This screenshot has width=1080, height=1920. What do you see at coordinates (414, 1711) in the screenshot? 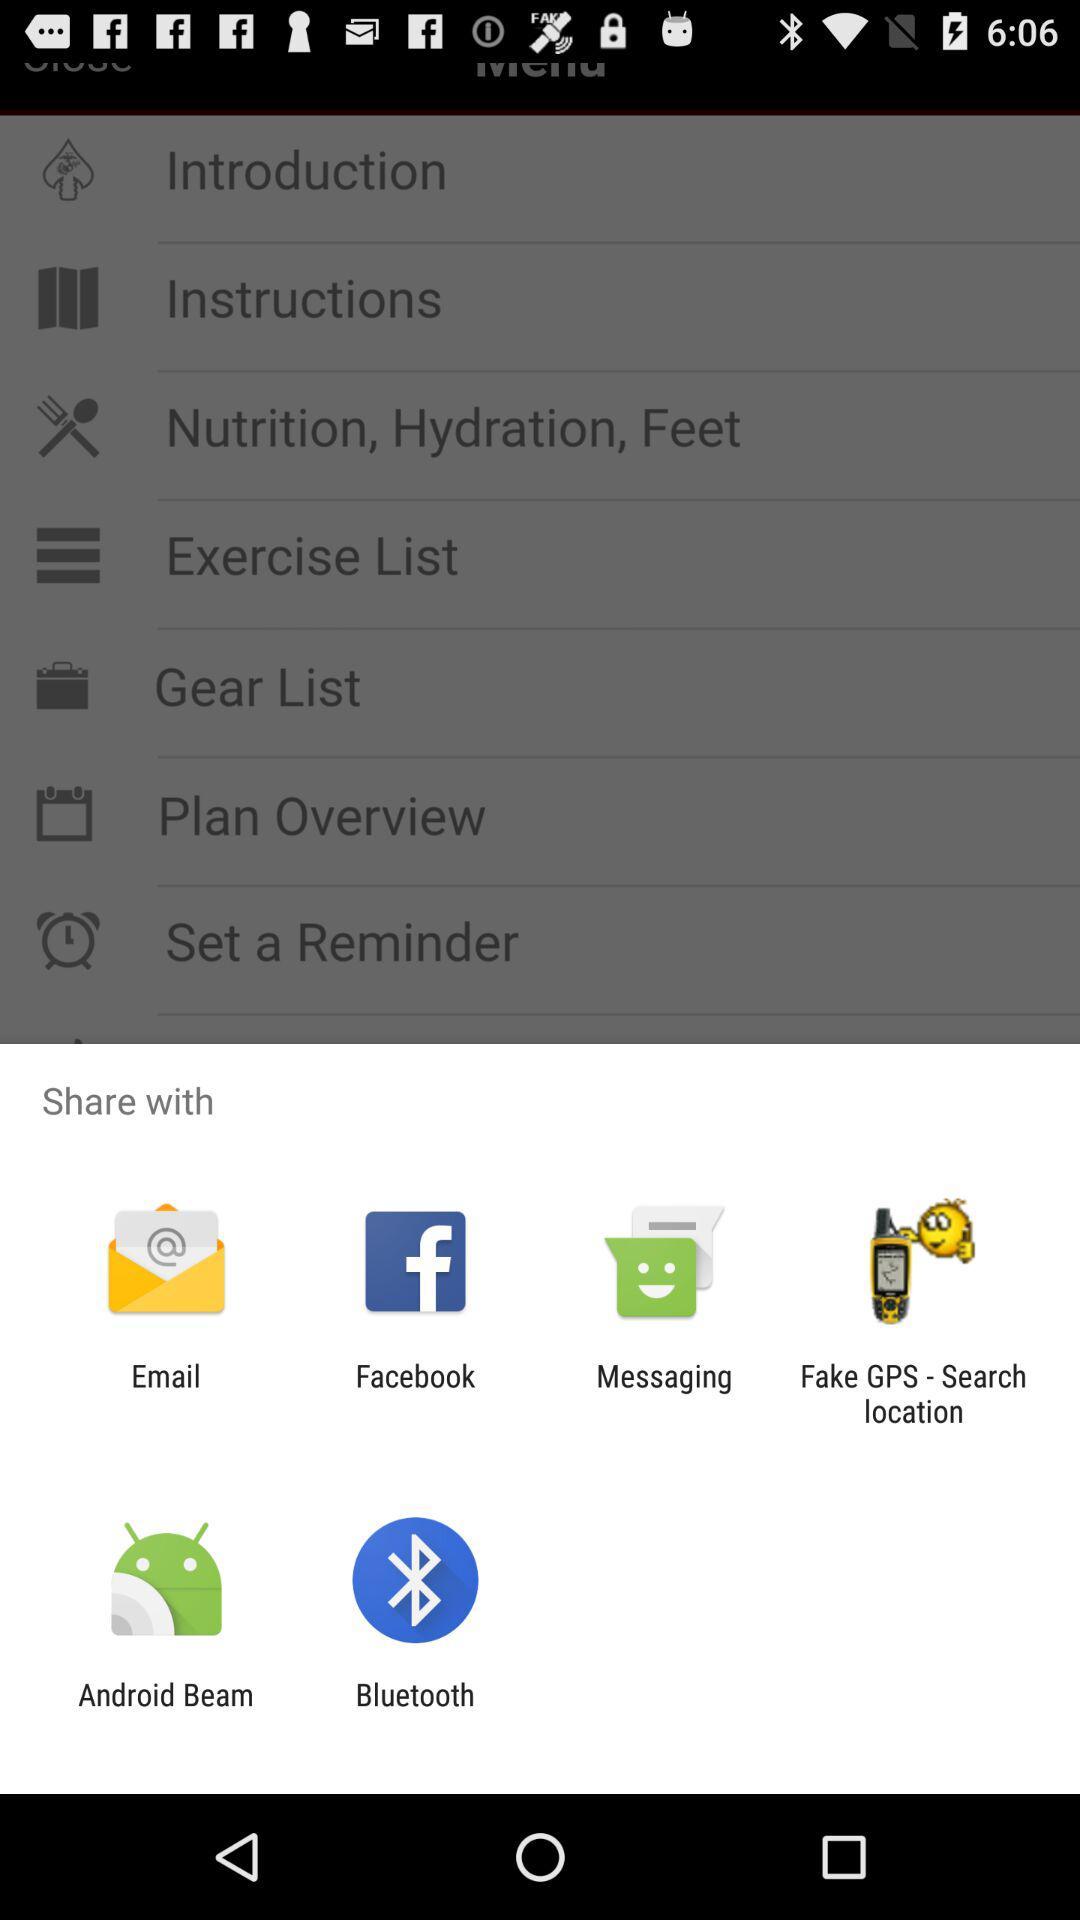
I see `the bluetooth icon` at bounding box center [414, 1711].